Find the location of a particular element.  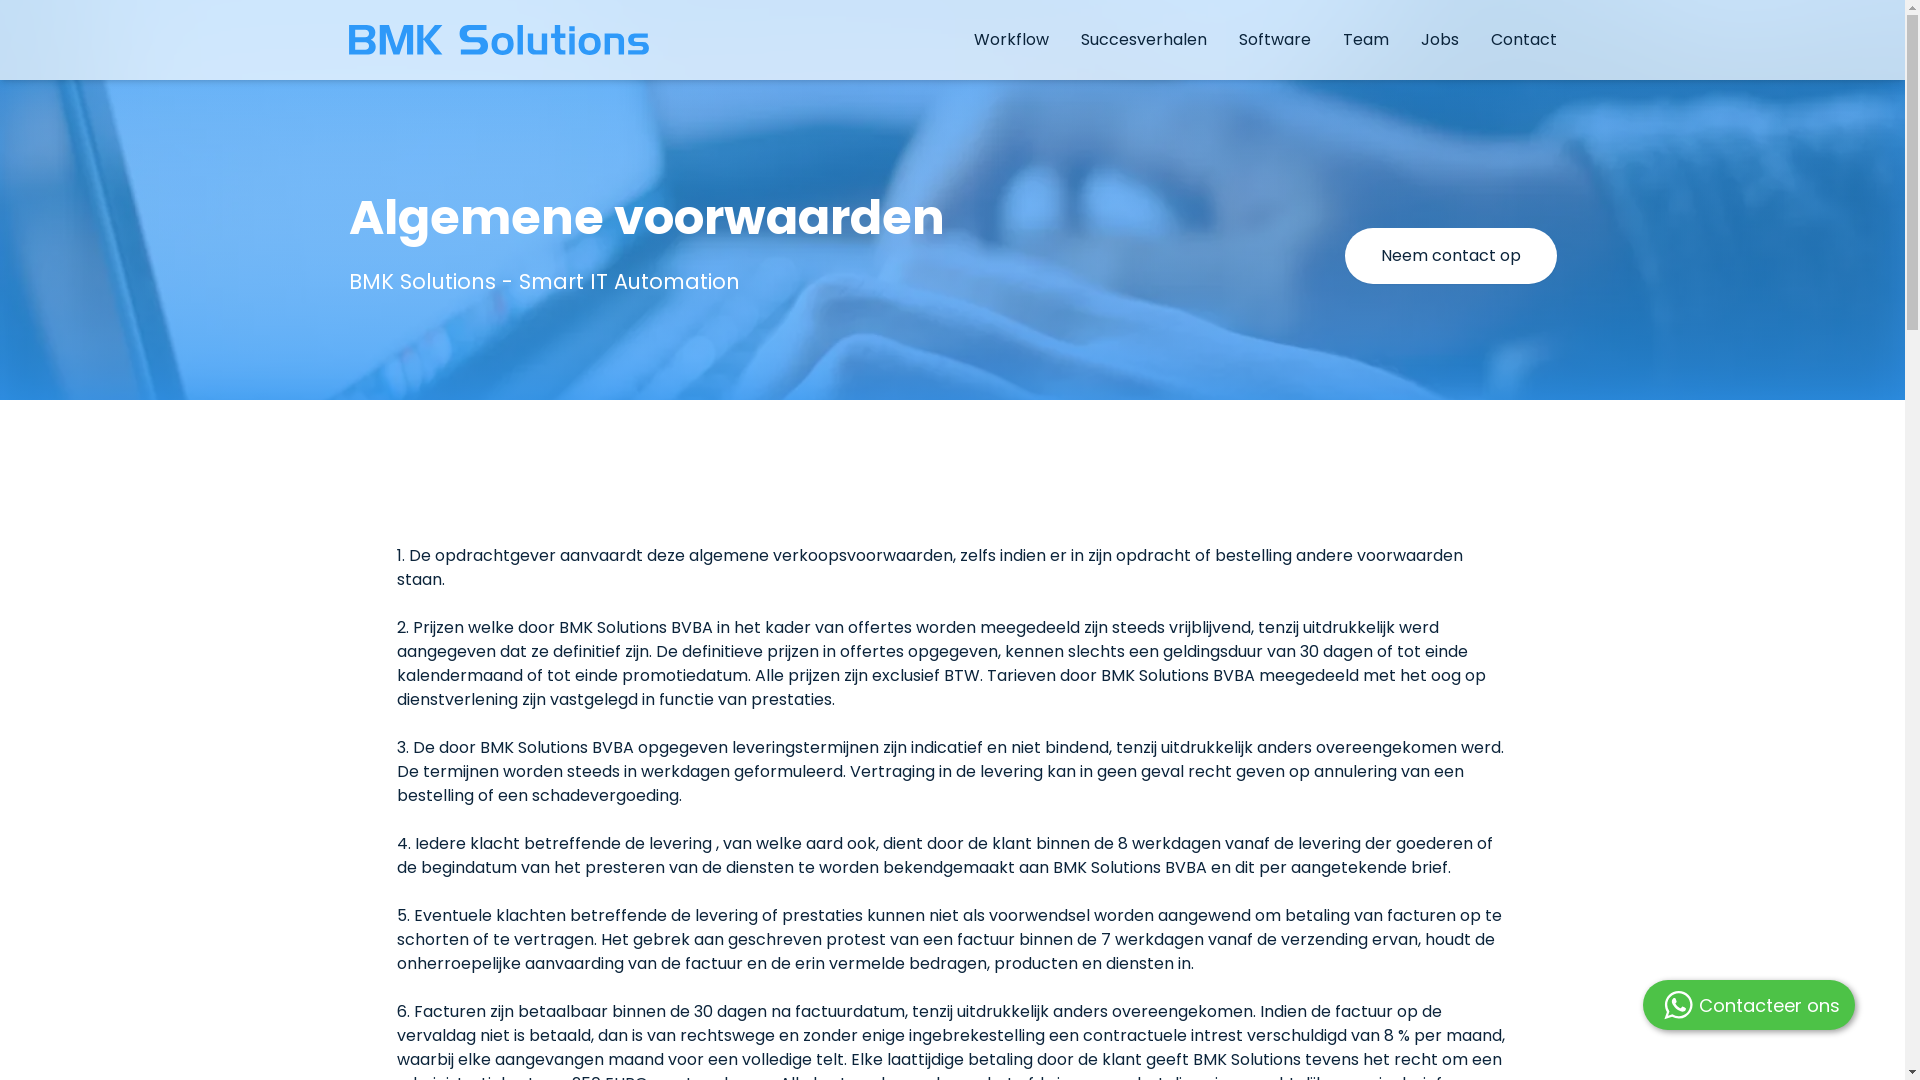

'Neem contact op' is located at coordinates (1449, 254).